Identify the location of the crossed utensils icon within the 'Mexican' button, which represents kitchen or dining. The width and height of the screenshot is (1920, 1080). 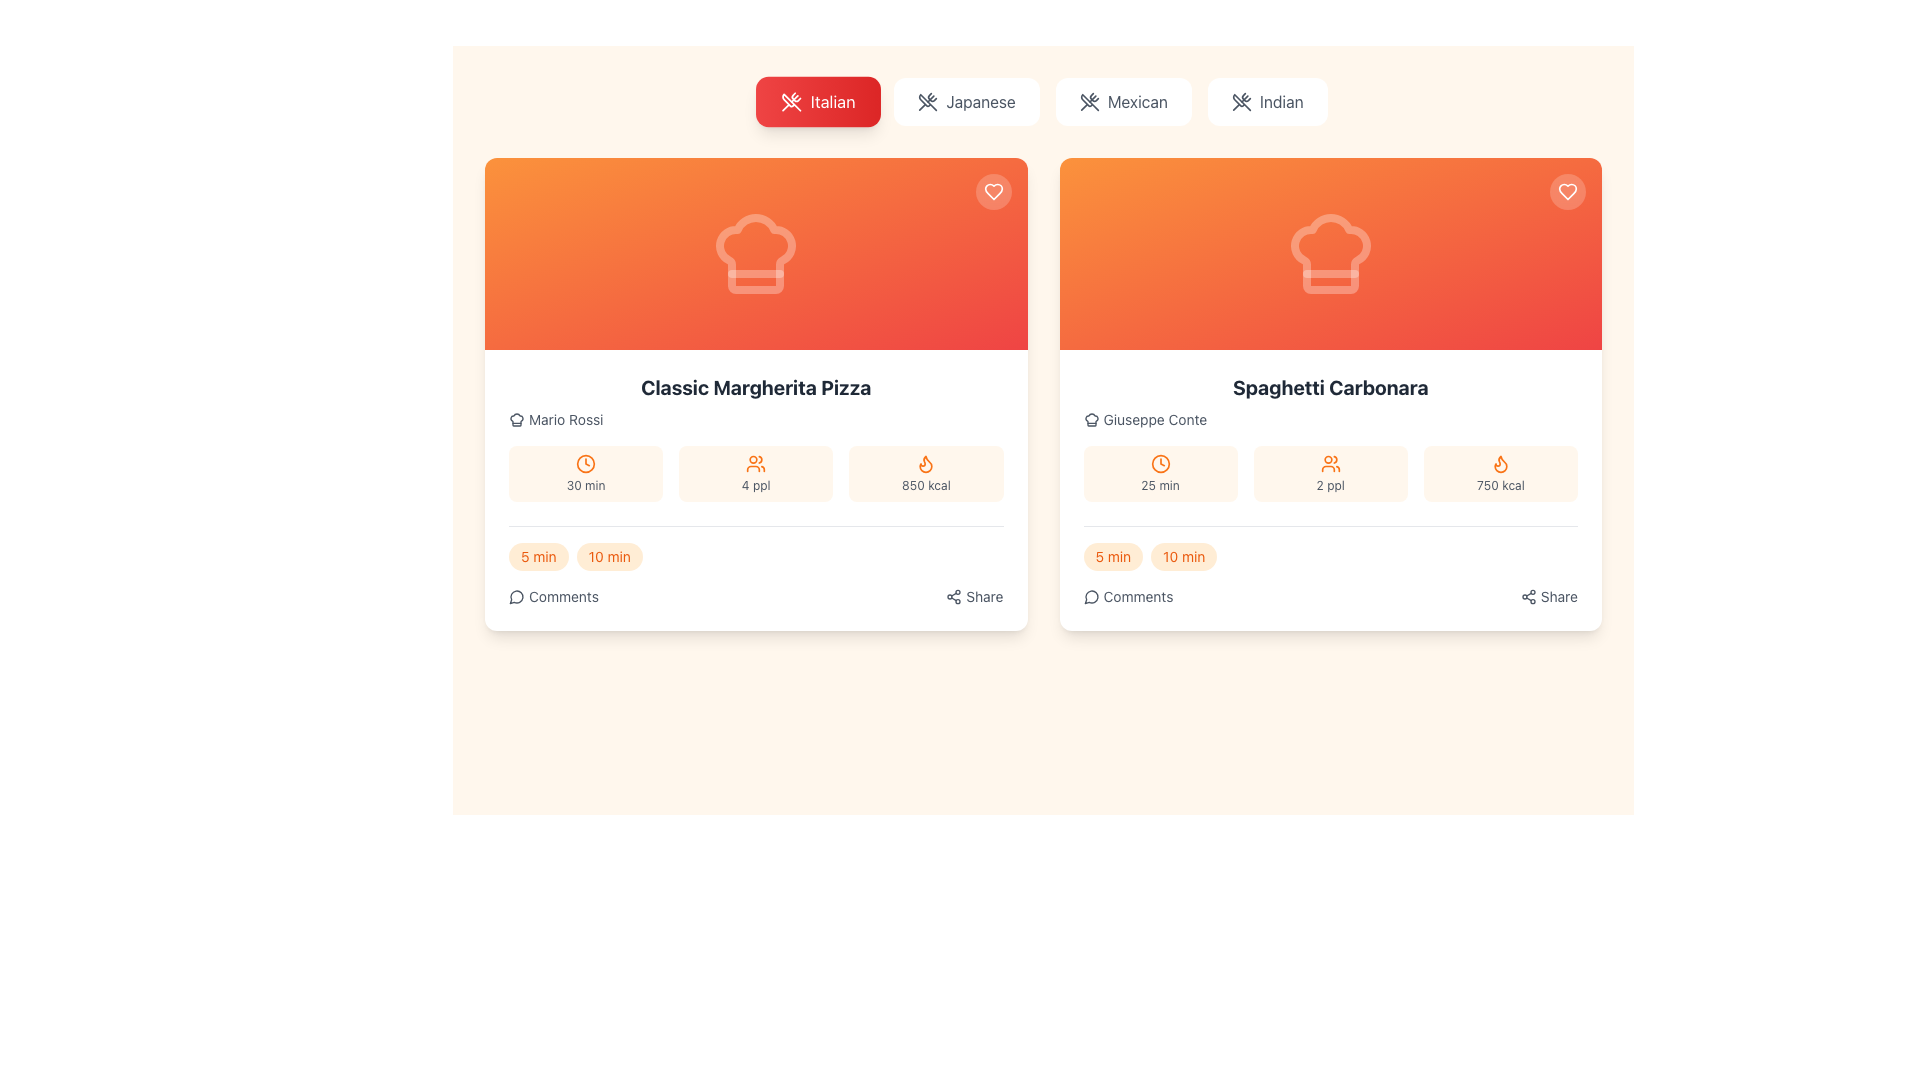
(1088, 101).